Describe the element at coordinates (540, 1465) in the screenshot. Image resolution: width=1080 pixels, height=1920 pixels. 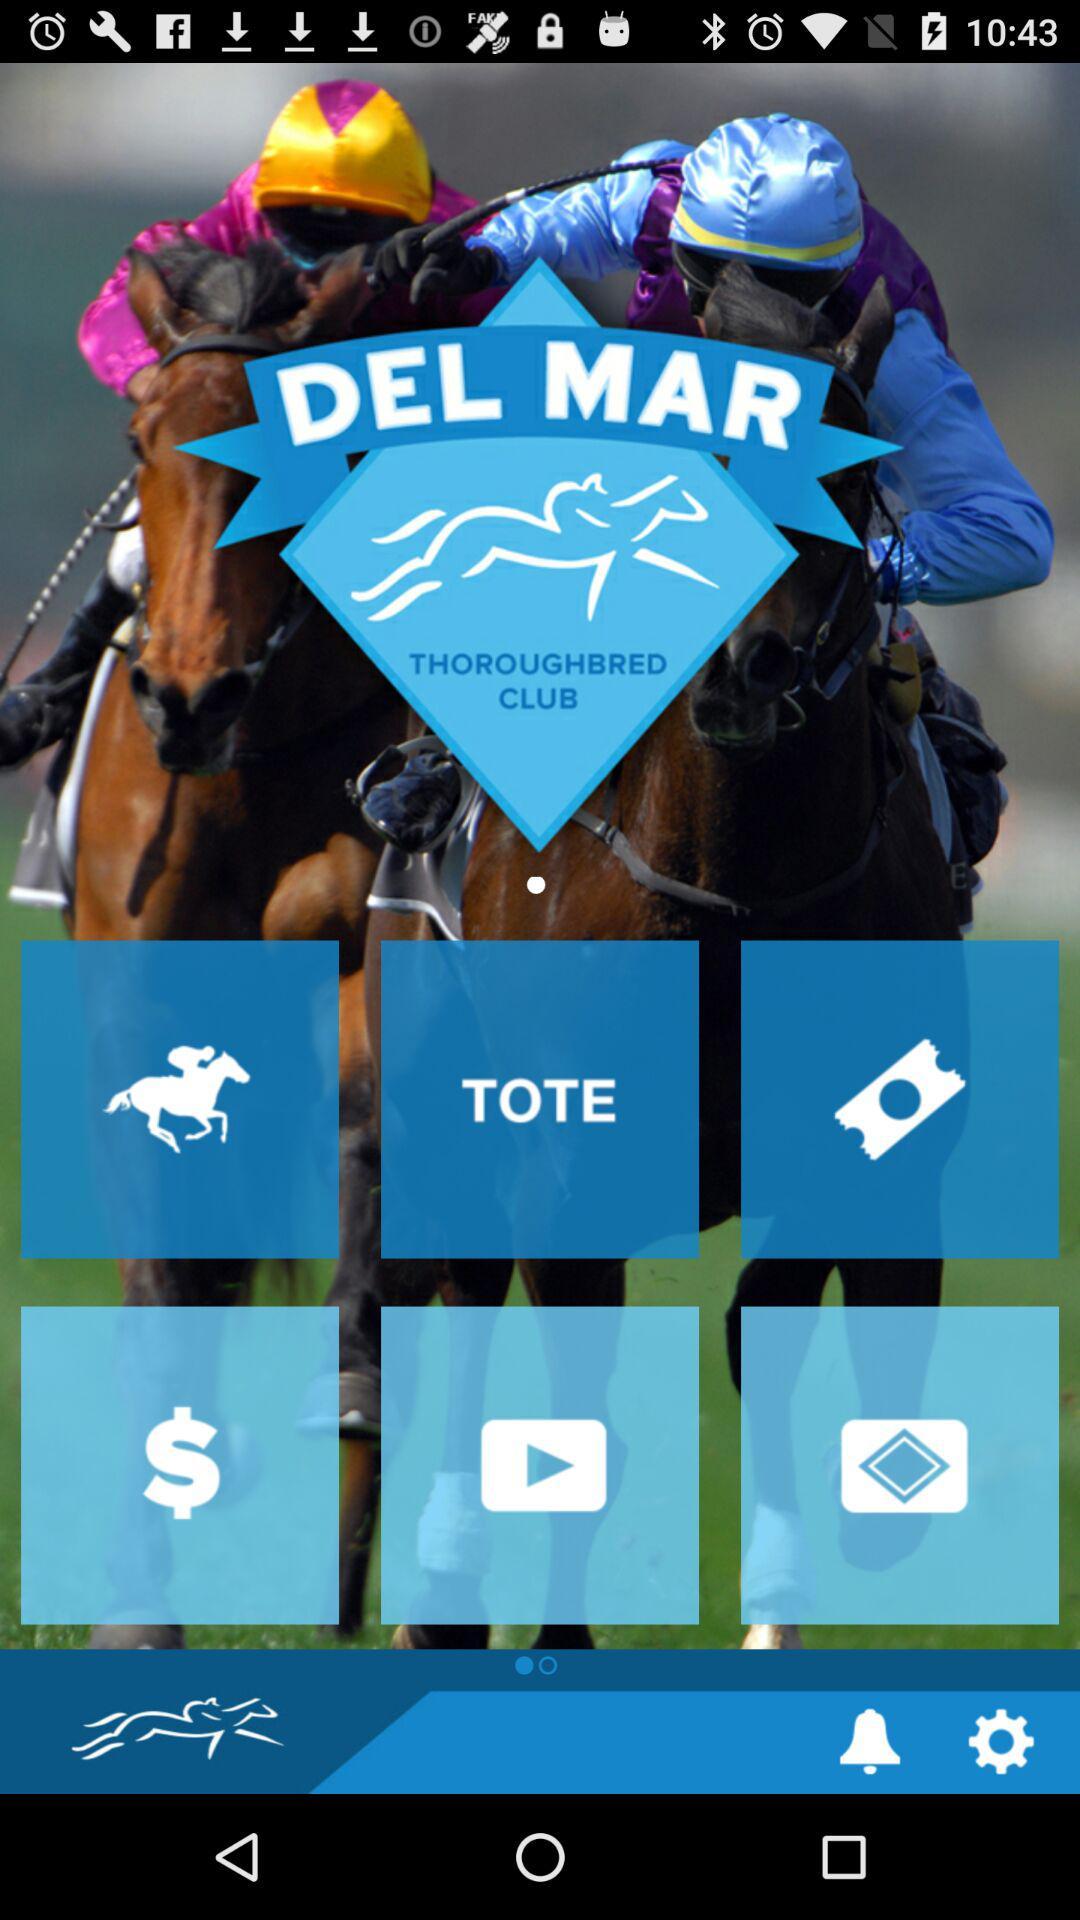
I see `youtube button` at that location.